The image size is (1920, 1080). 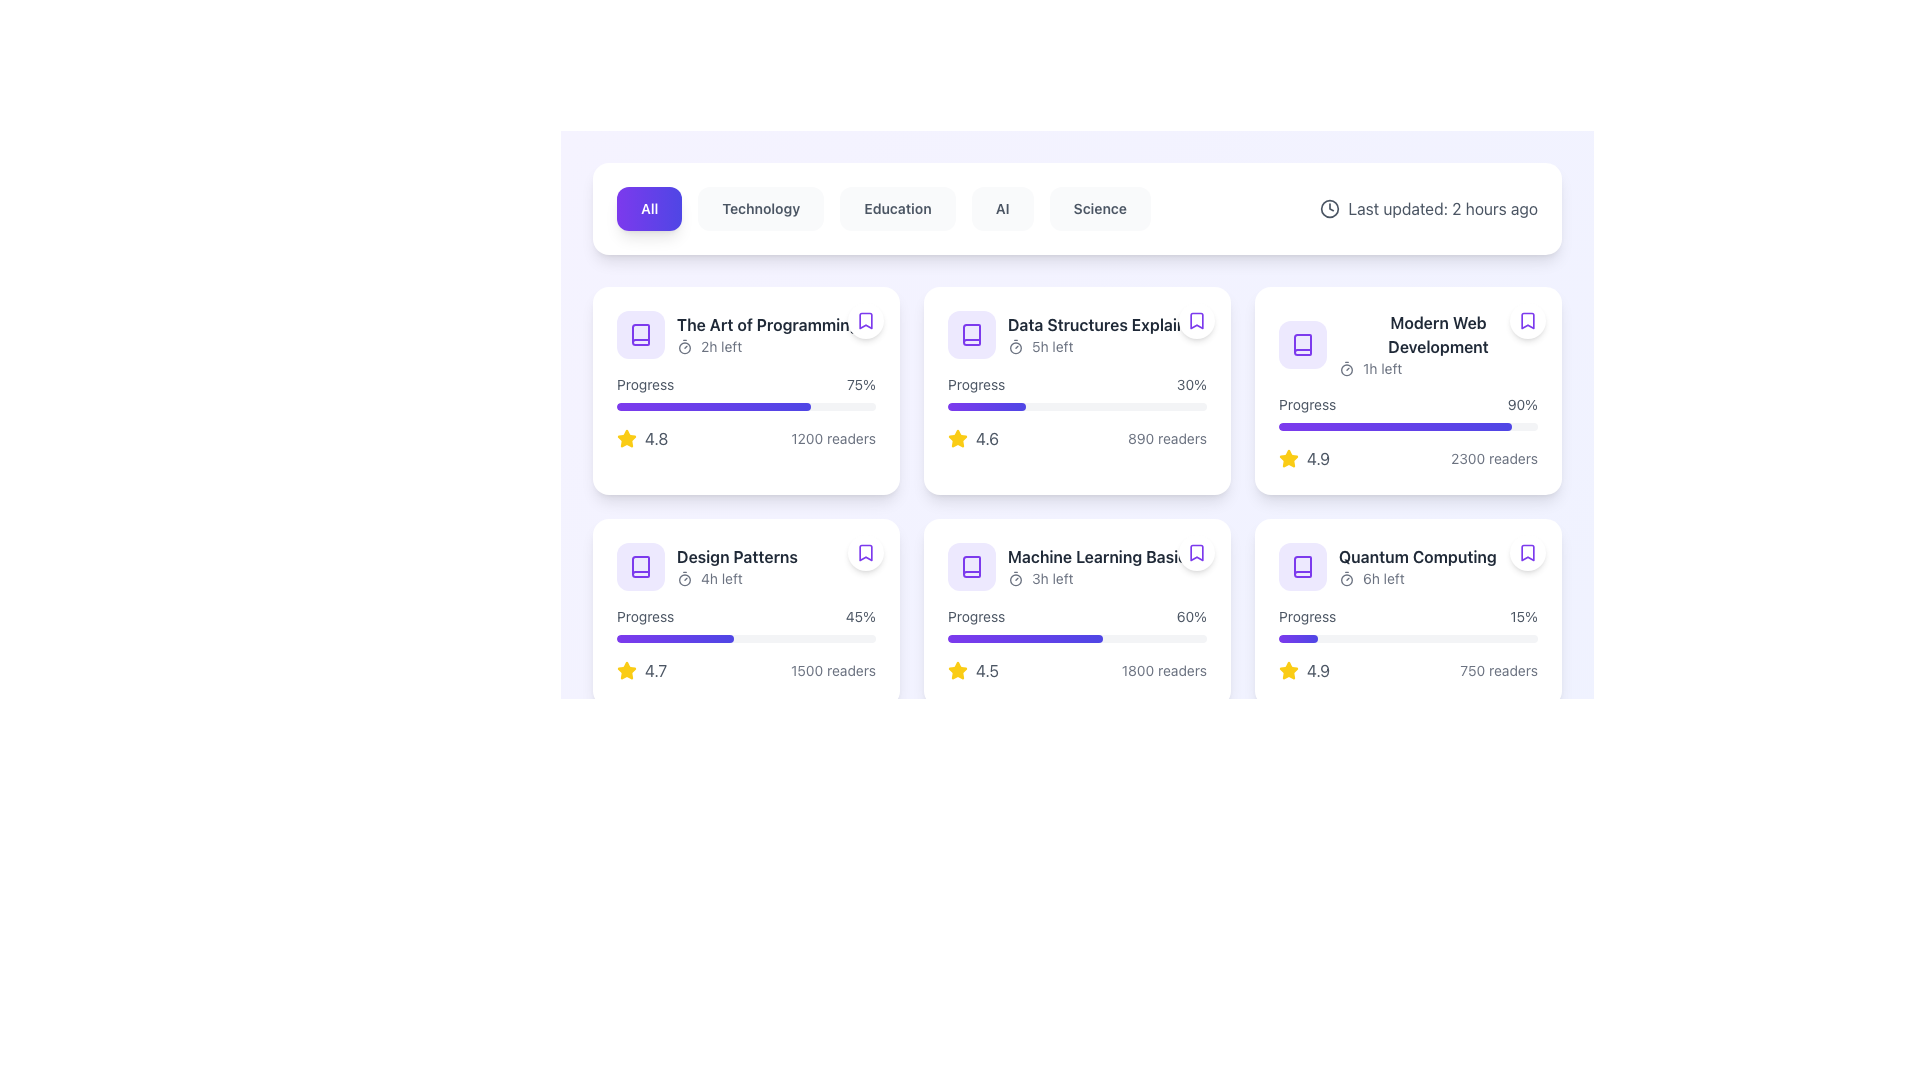 What do you see at coordinates (641, 334) in the screenshot?
I see `the book/course material icon located in the upper left segment of the card titled 'The Art of Programming' to interact with it` at bounding box center [641, 334].